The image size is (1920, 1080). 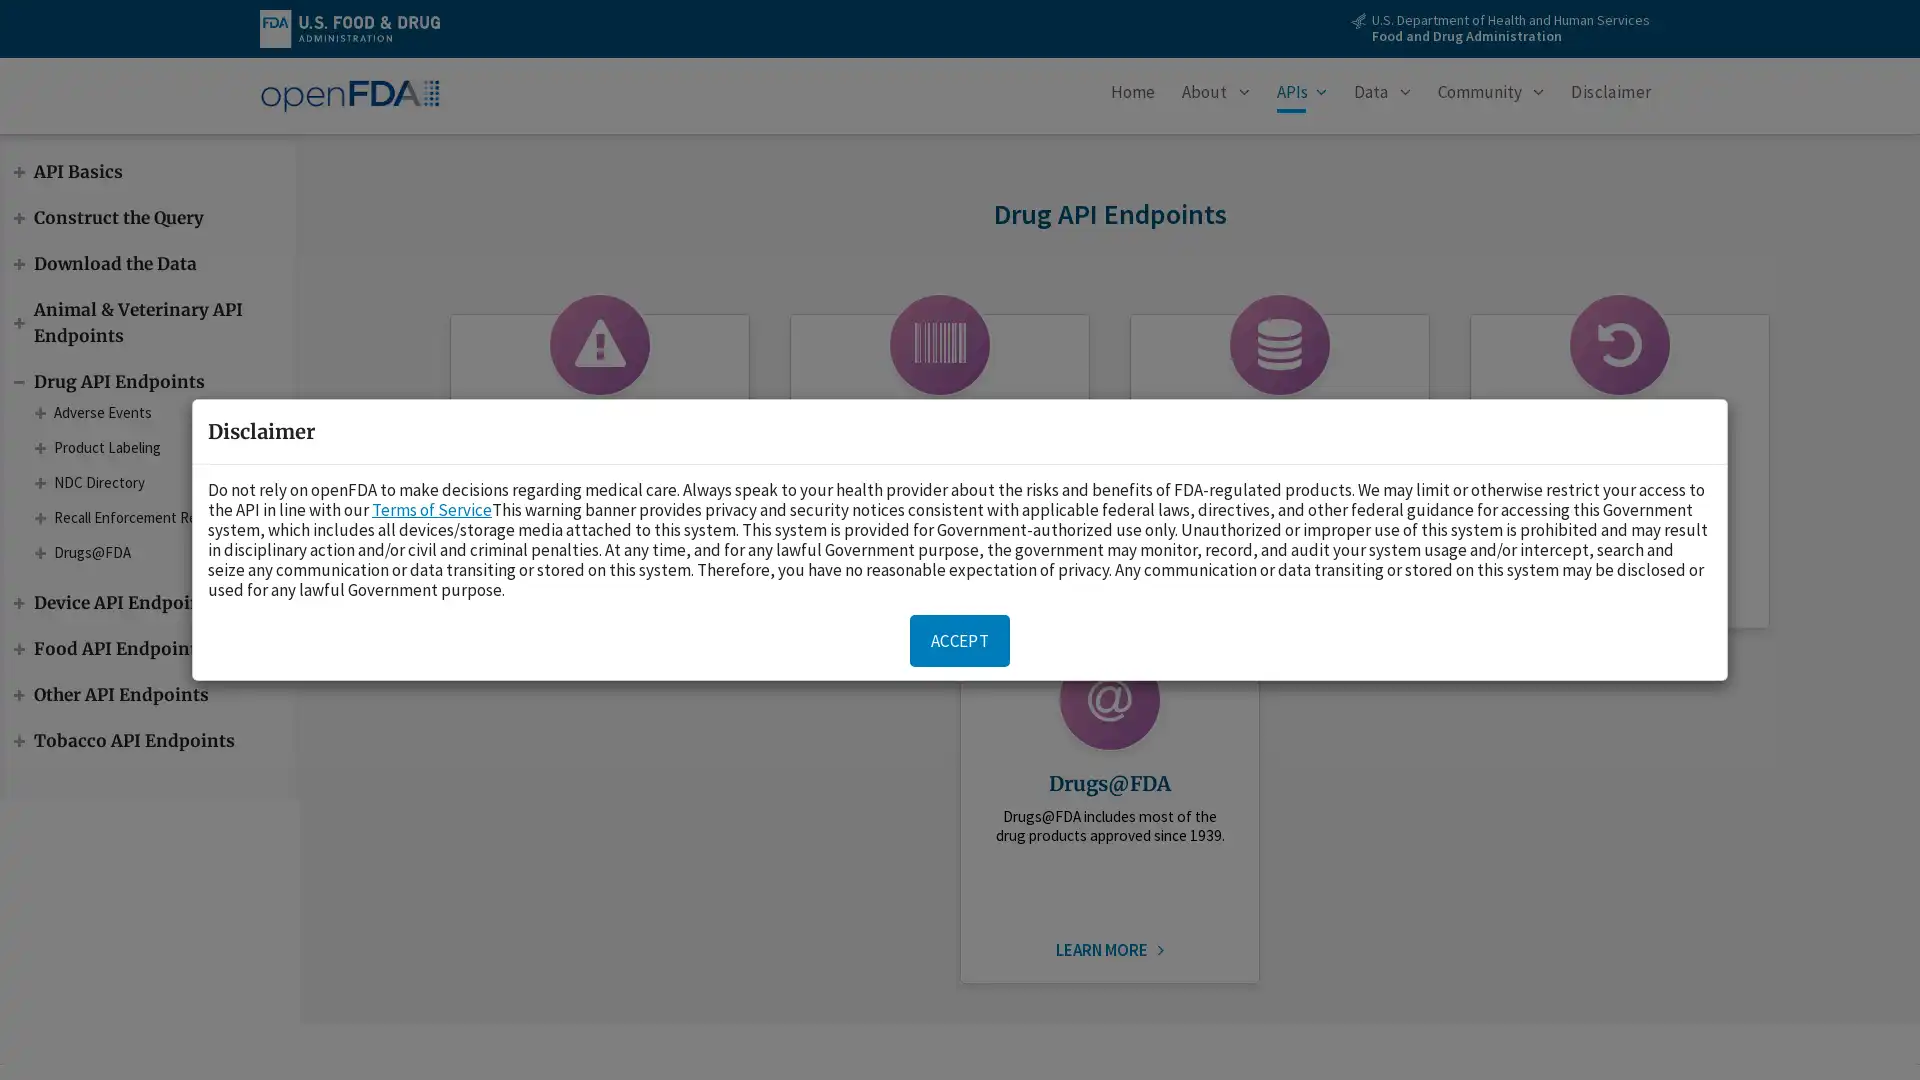 I want to click on ACCEPT, so click(x=960, y=640).